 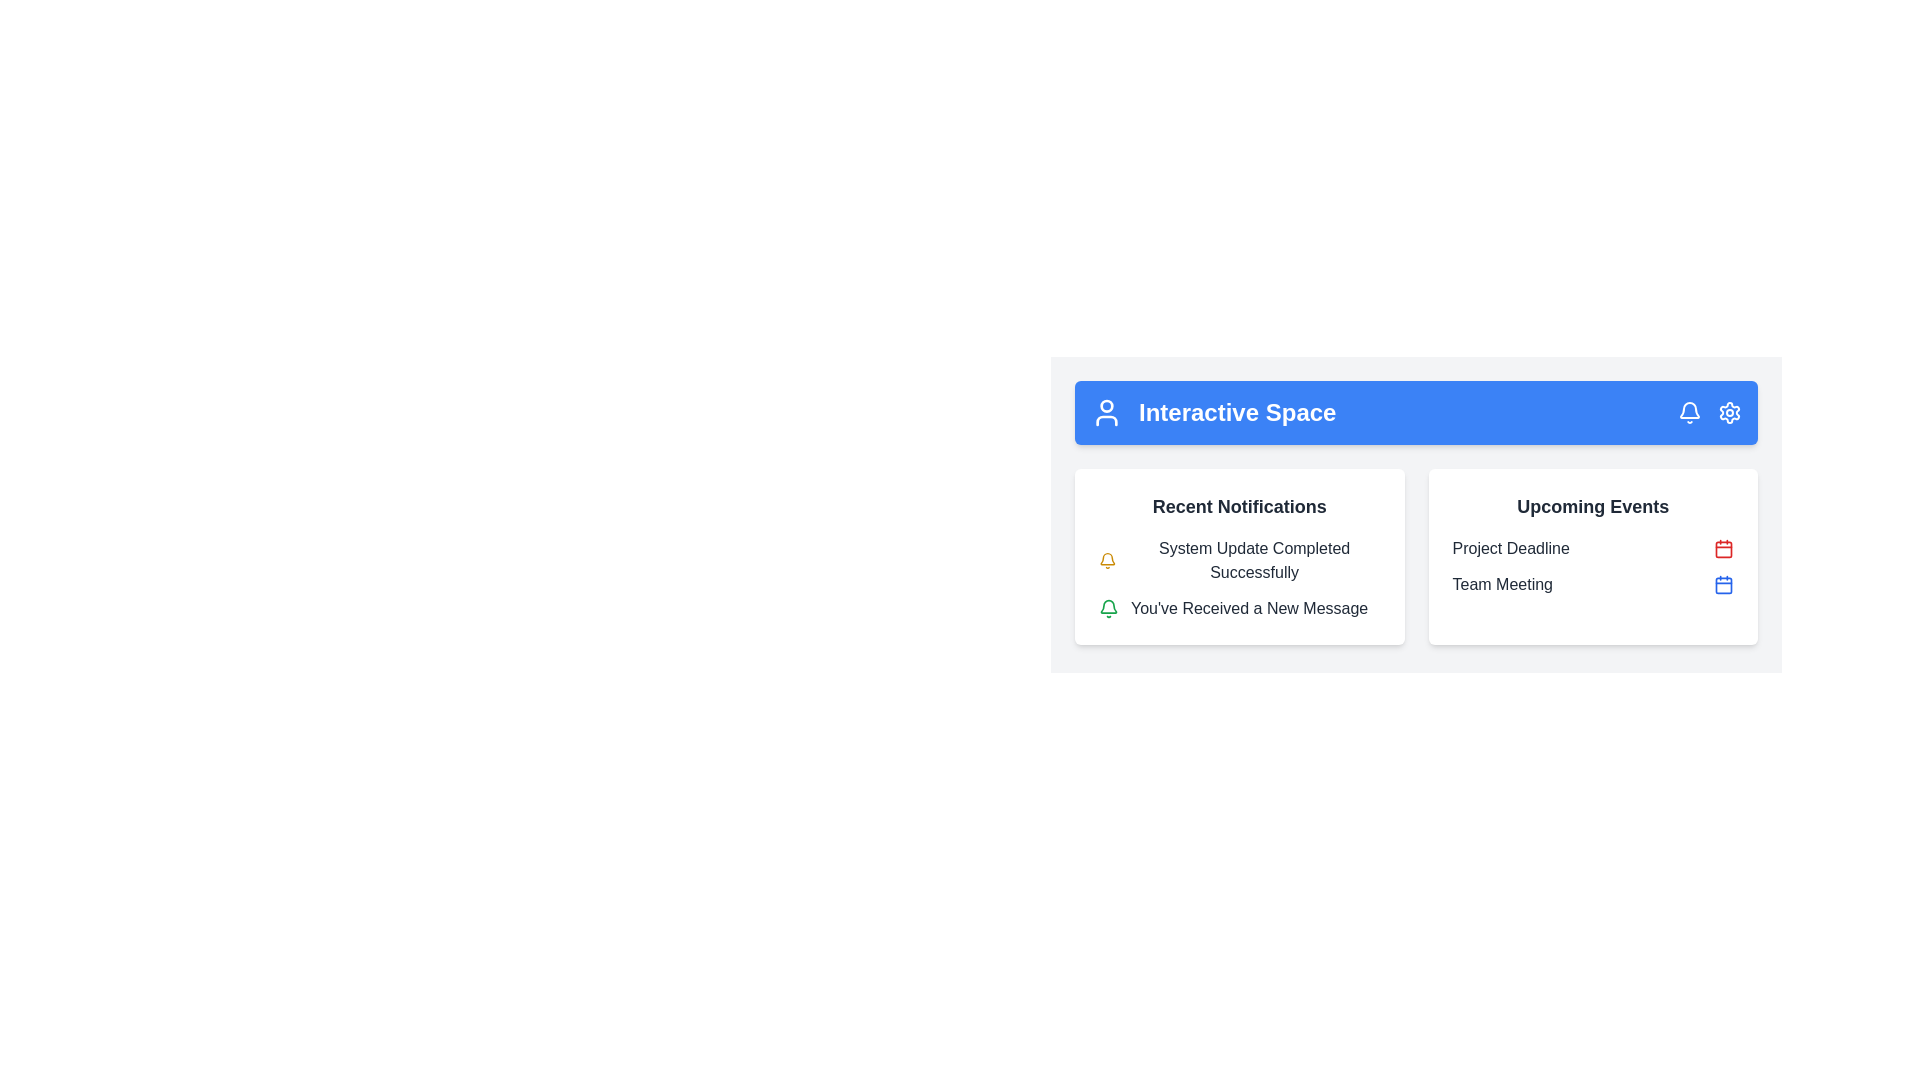 What do you see at coordinates (1592, 567) in the screenshot?
I see `calendar icon in the second event item of the vertical list under the 'Upcoming Events' section` at bounding box center [1592, 567].